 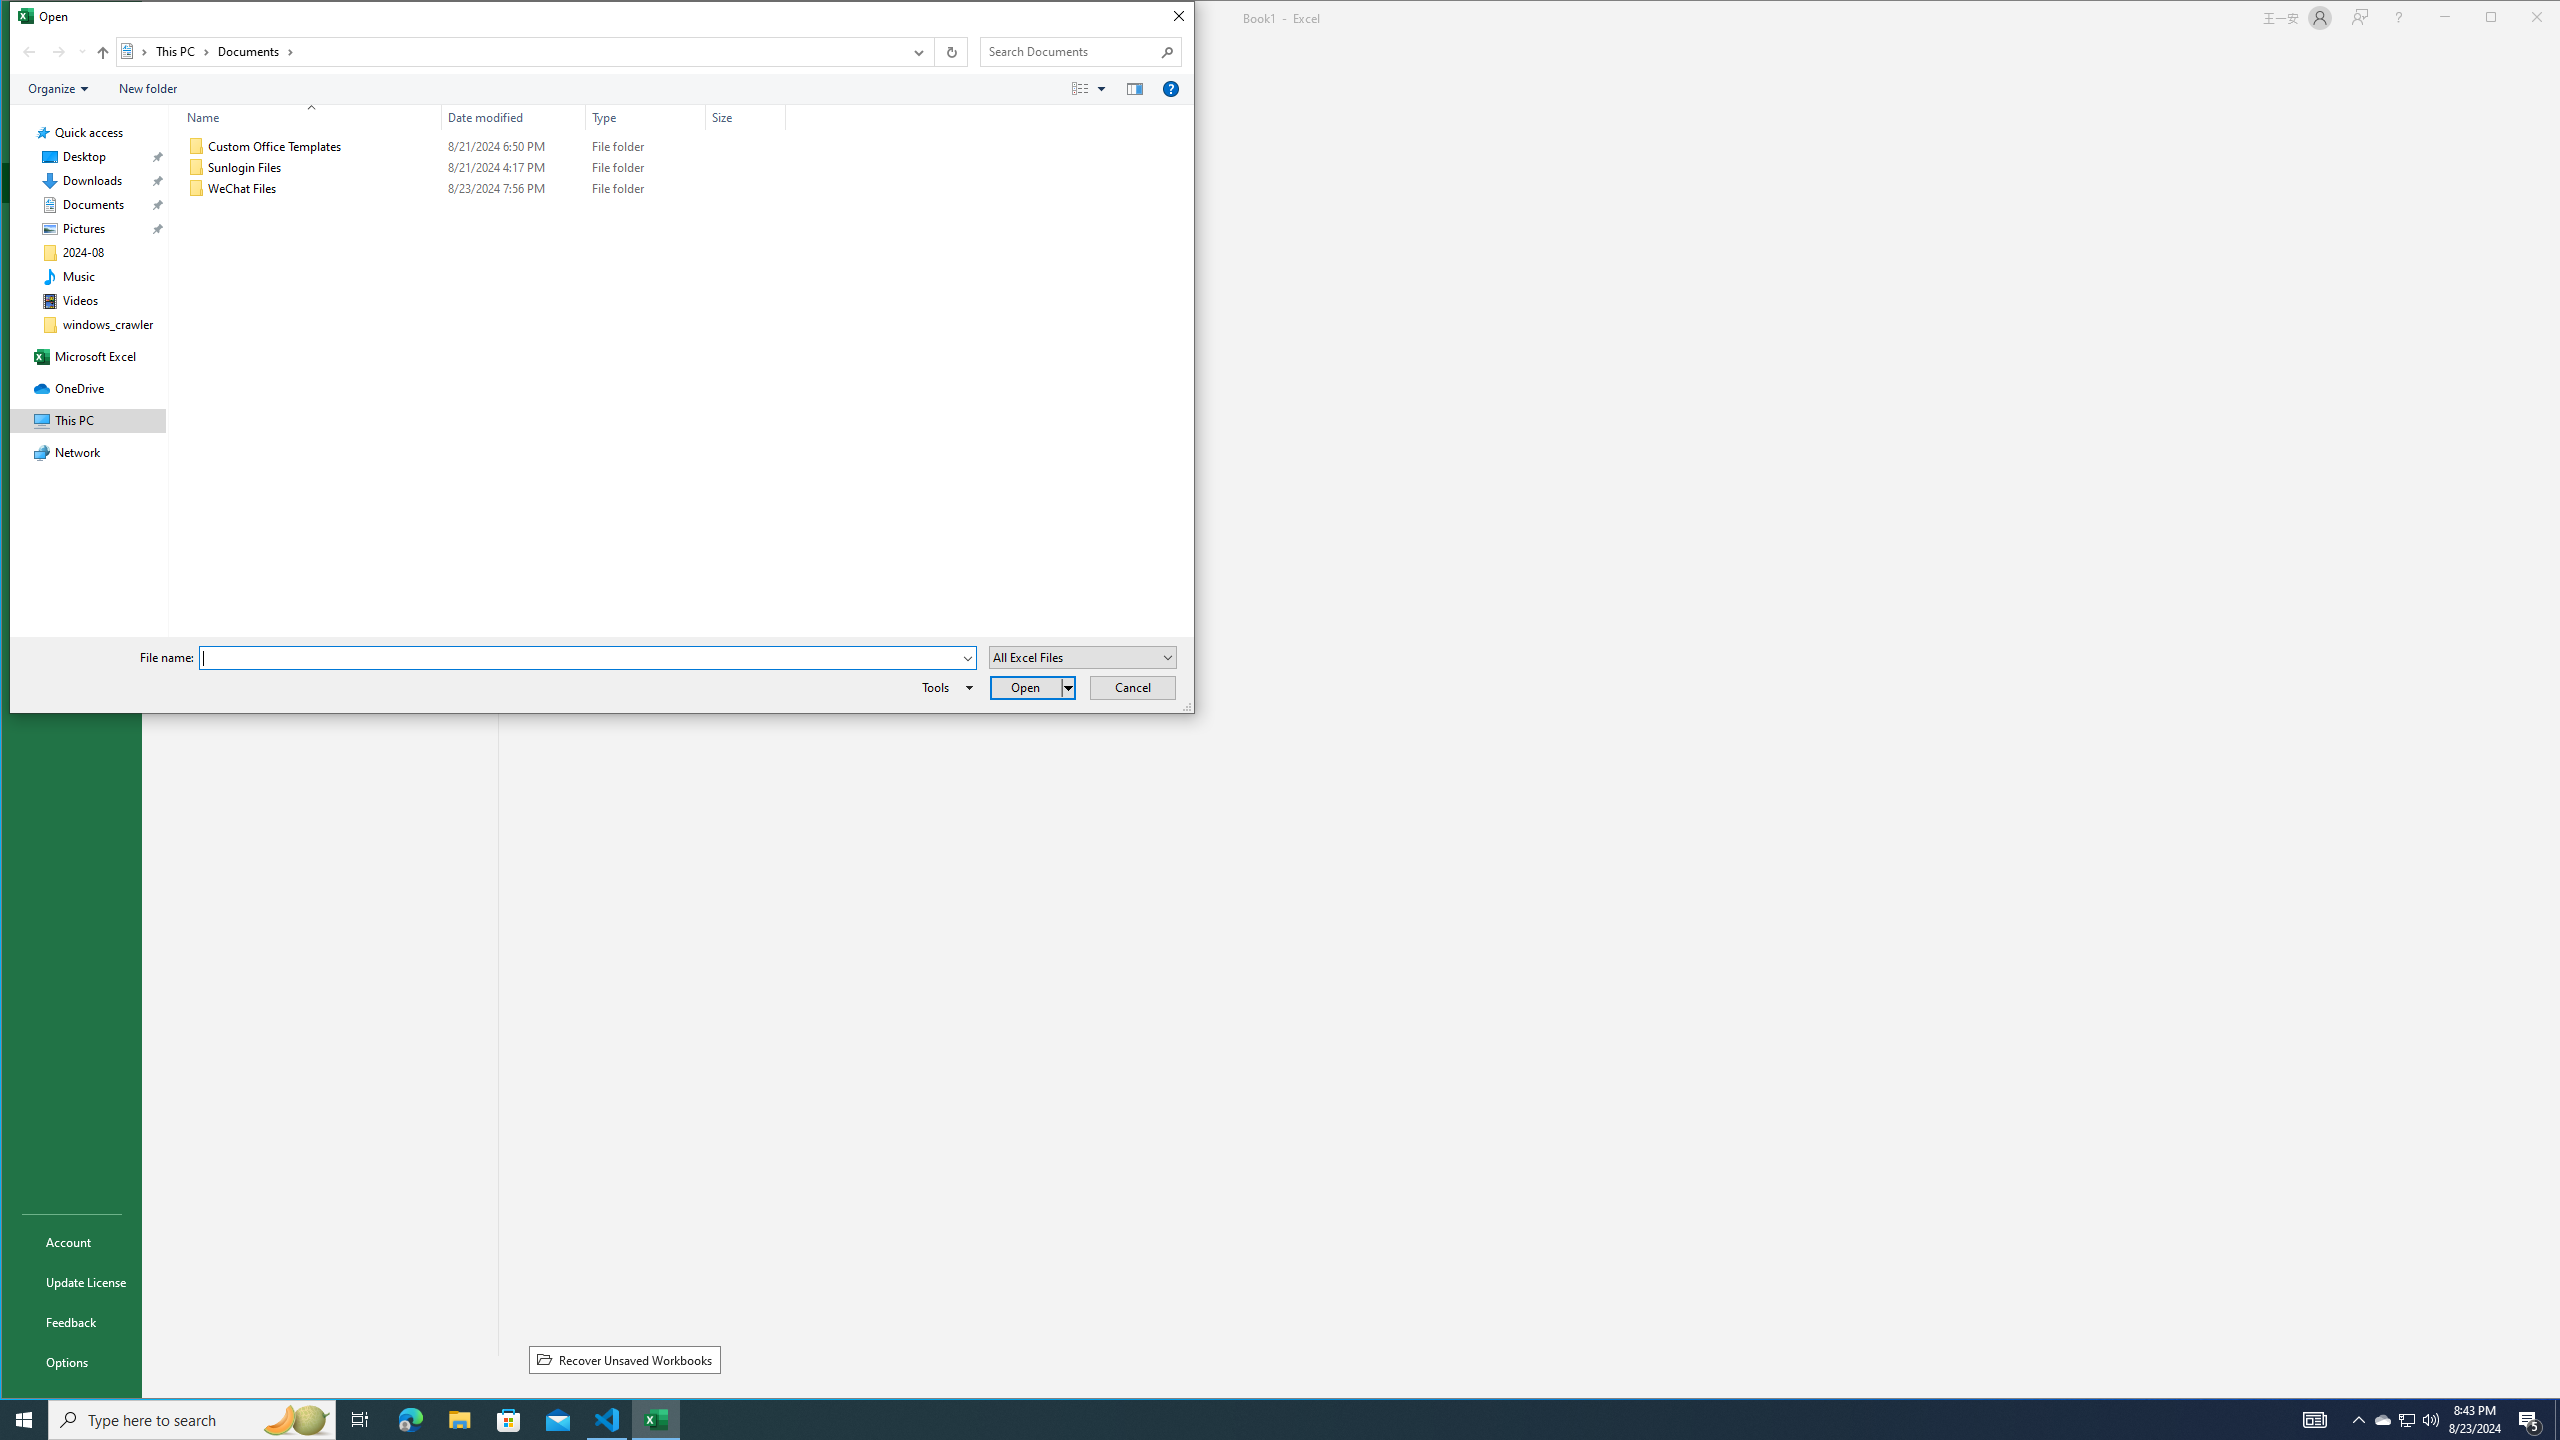 I want to click on 'Microsoft Edge', so click(x=409, y=1418).